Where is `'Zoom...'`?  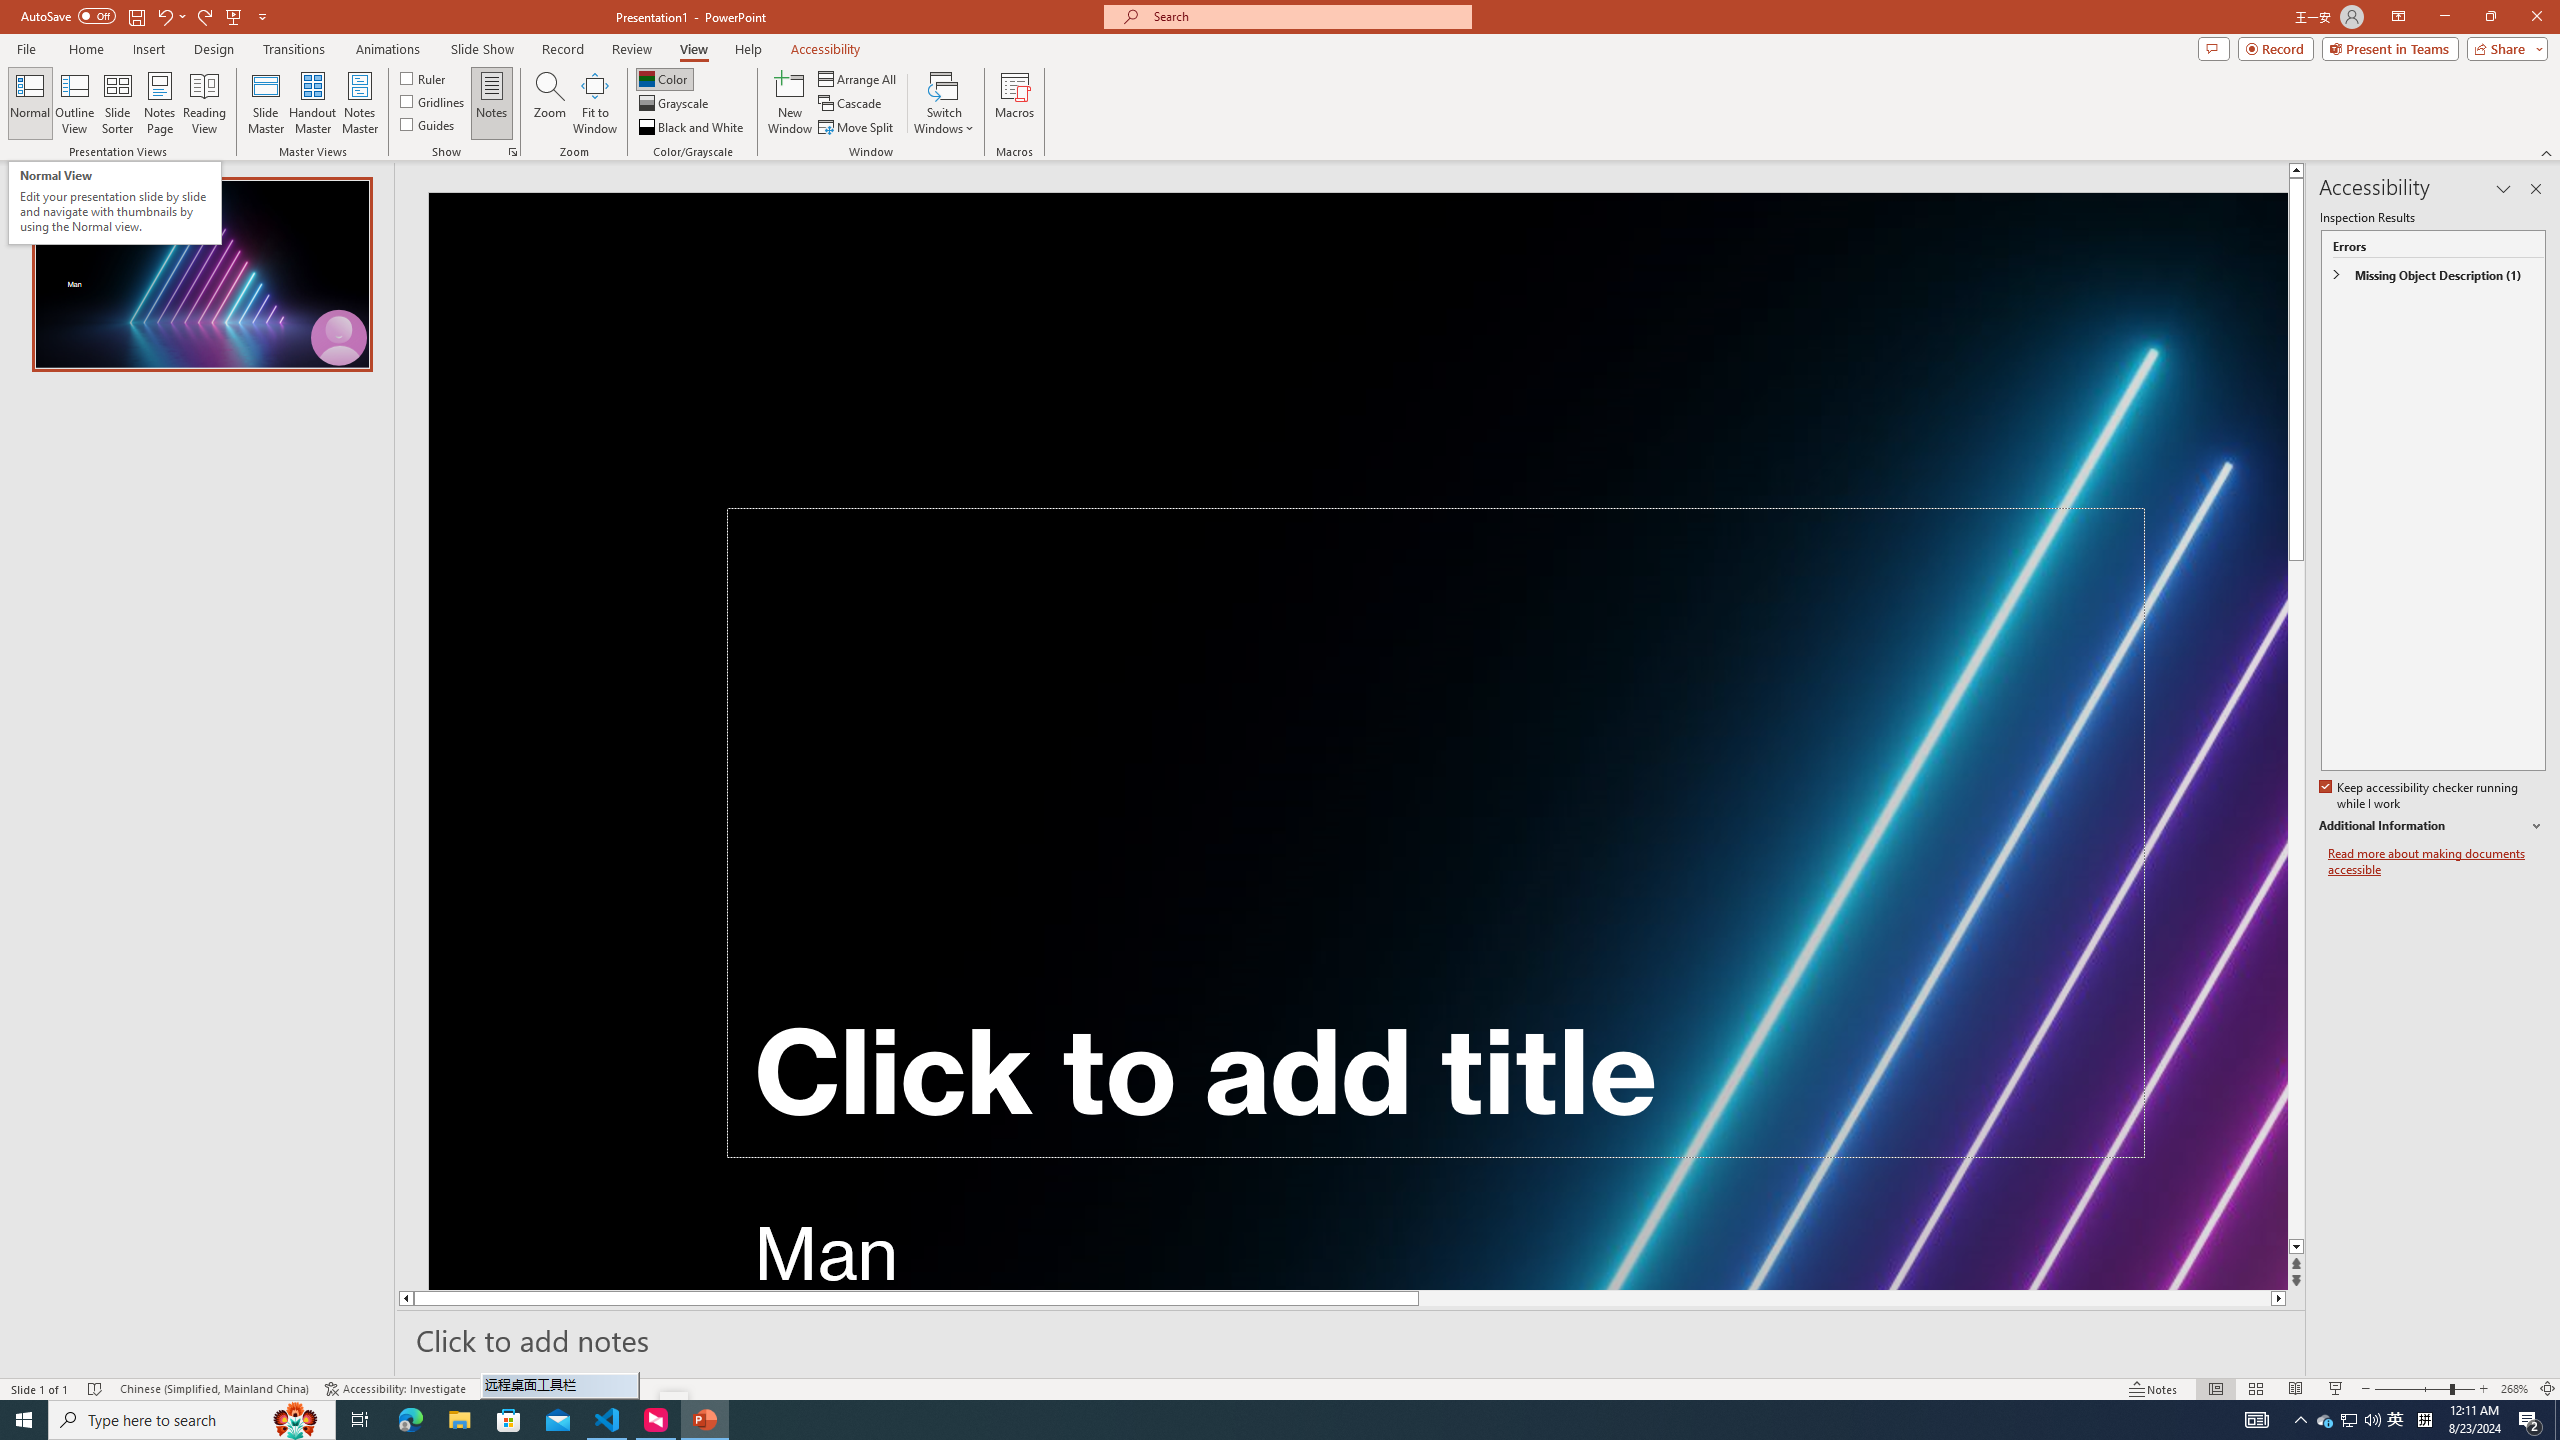
'Zoom...' is located at coordinates (550, 103).